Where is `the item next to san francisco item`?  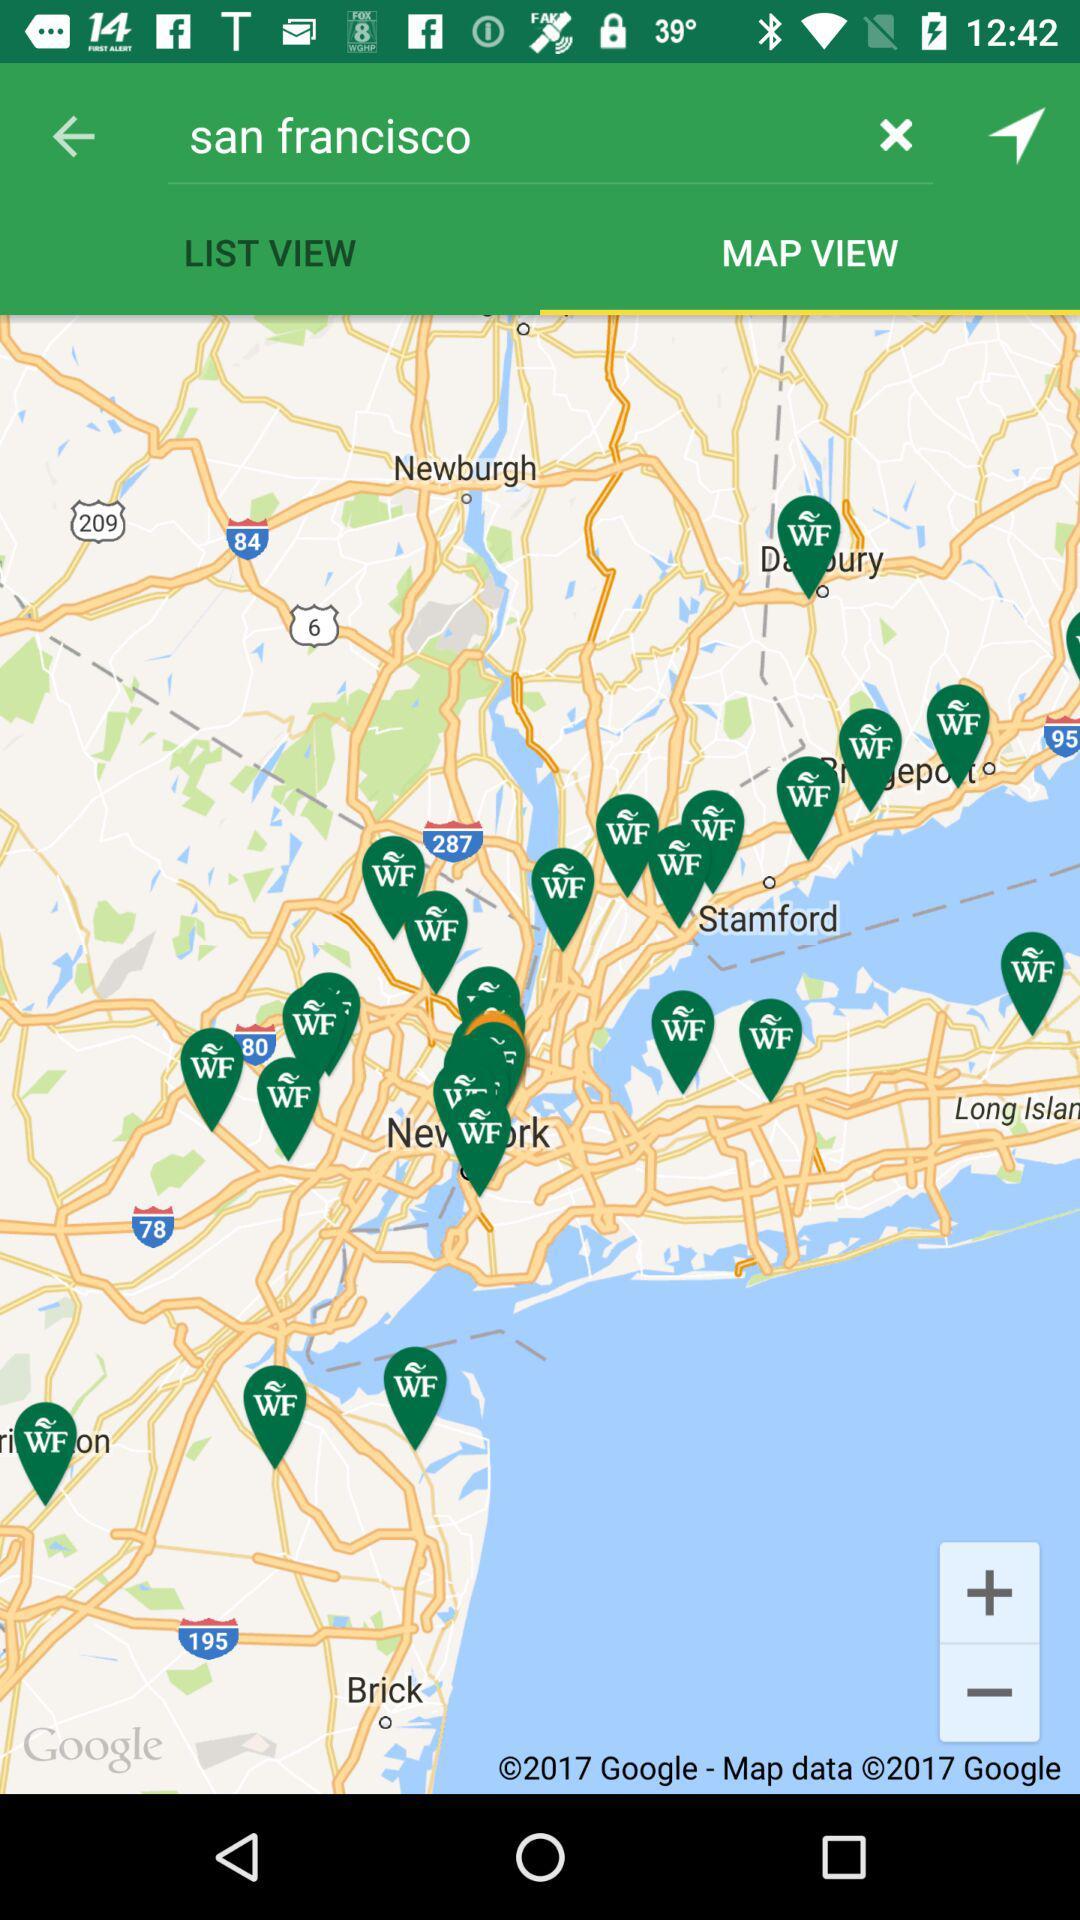
the item next to san francisco item is located at coordinates (895, 133).